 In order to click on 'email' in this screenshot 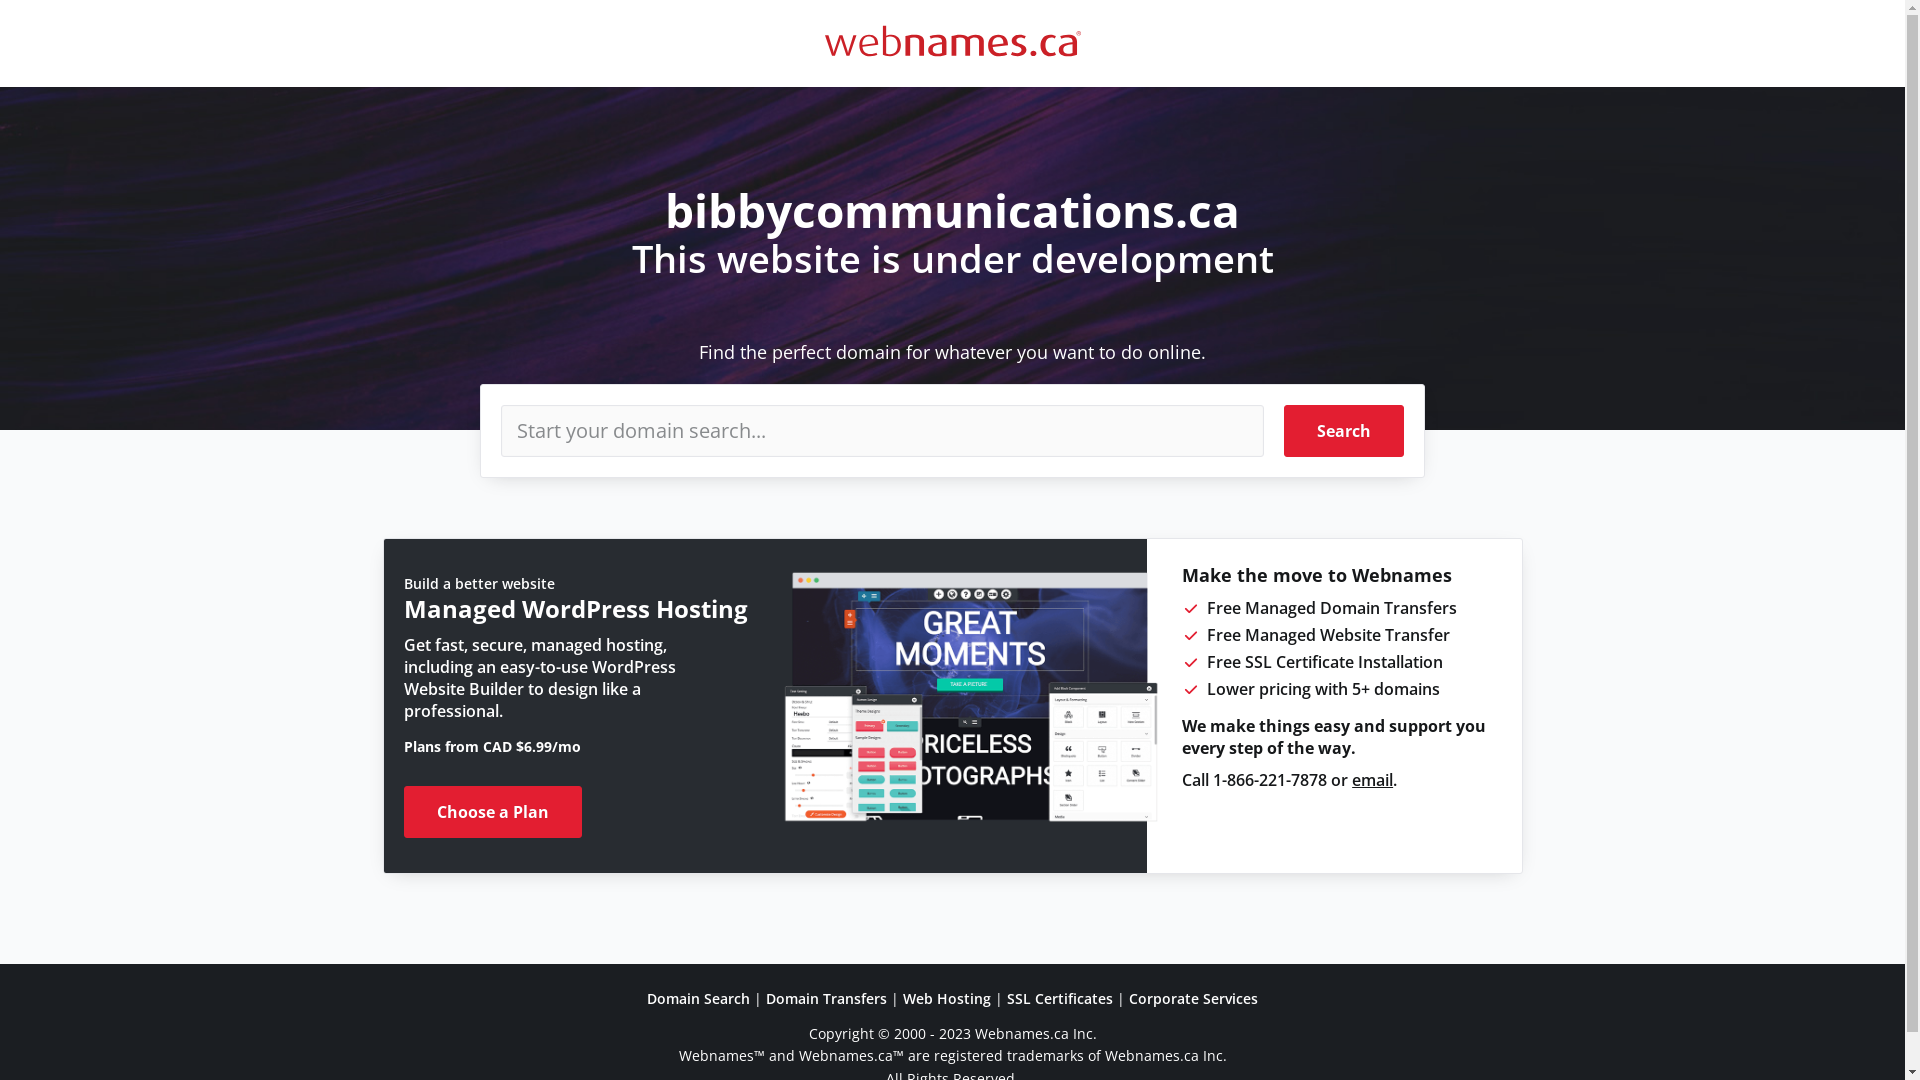, I will do `click(1371, 778)`.